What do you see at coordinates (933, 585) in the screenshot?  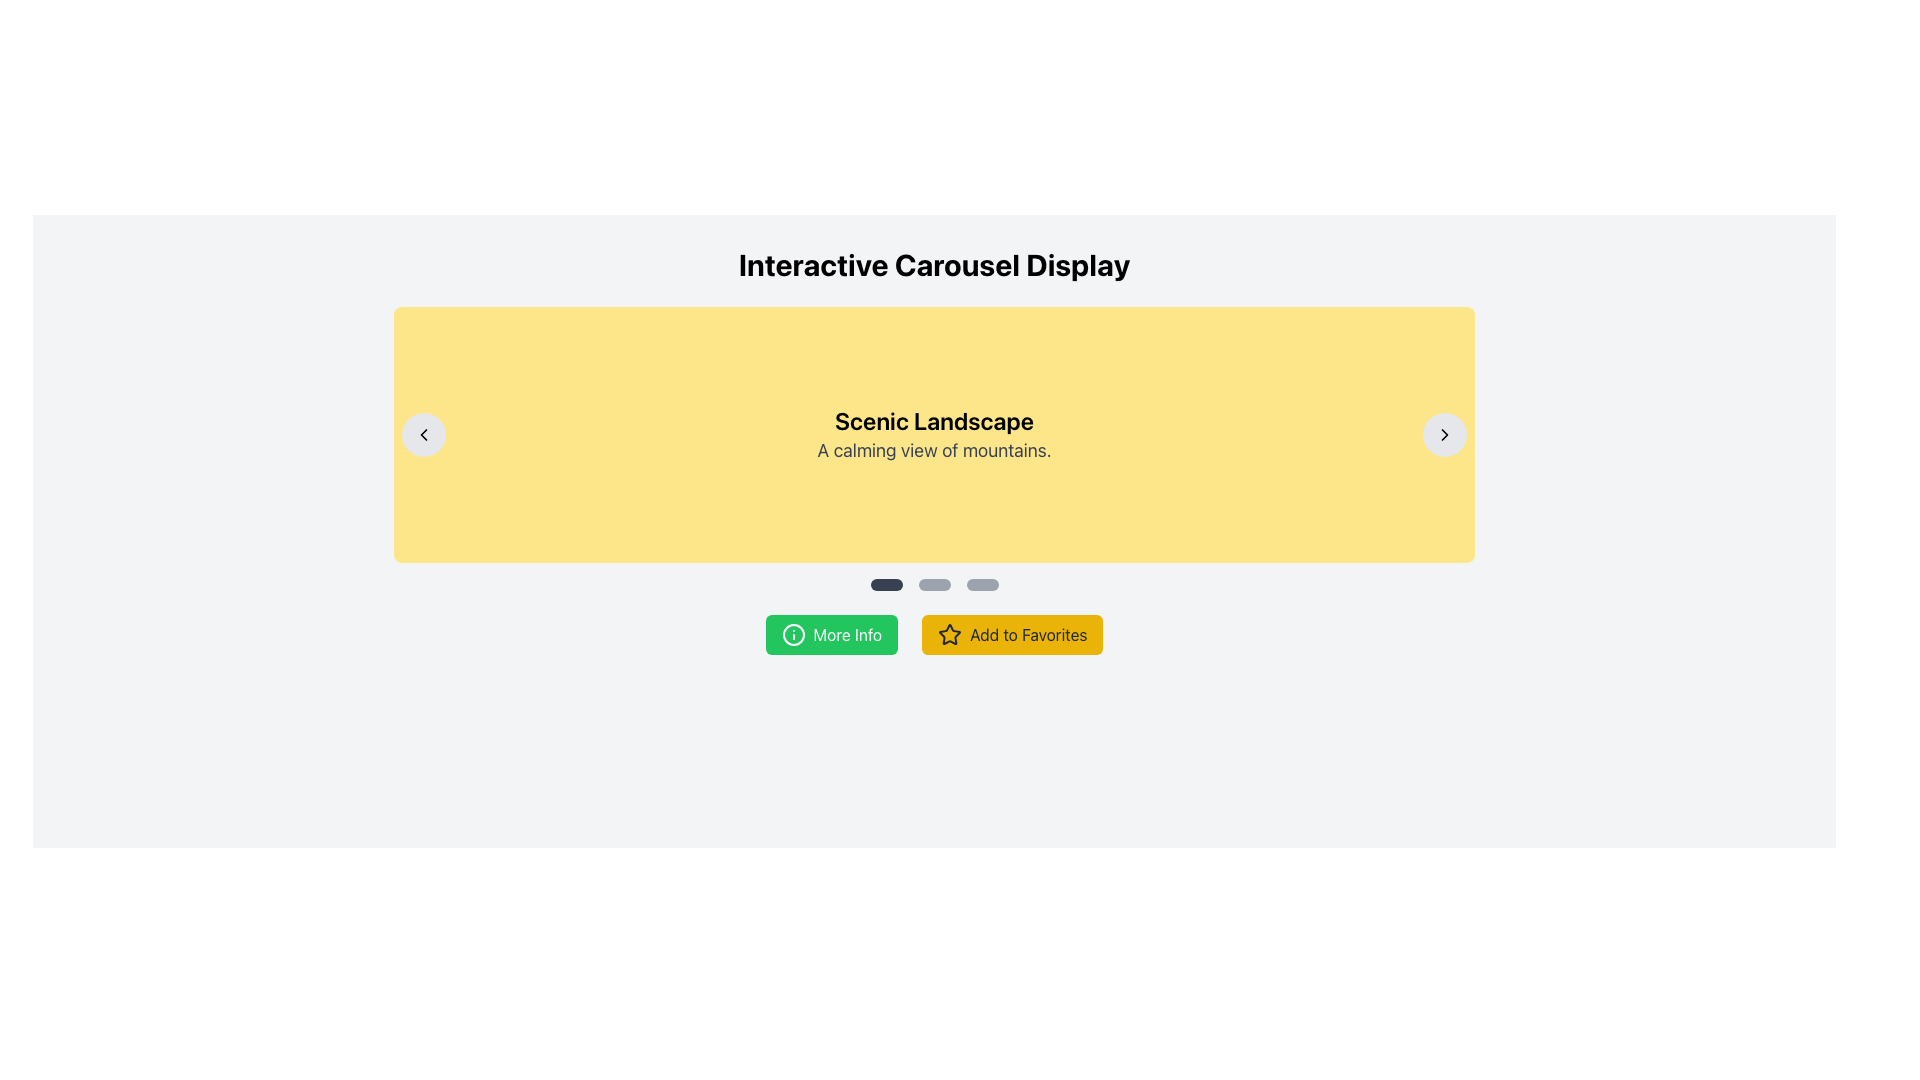 I see `the middle gray bar of the Progress Indicator located beneath the 'Scenic Landscape' title` at bounding box center [933, 585].